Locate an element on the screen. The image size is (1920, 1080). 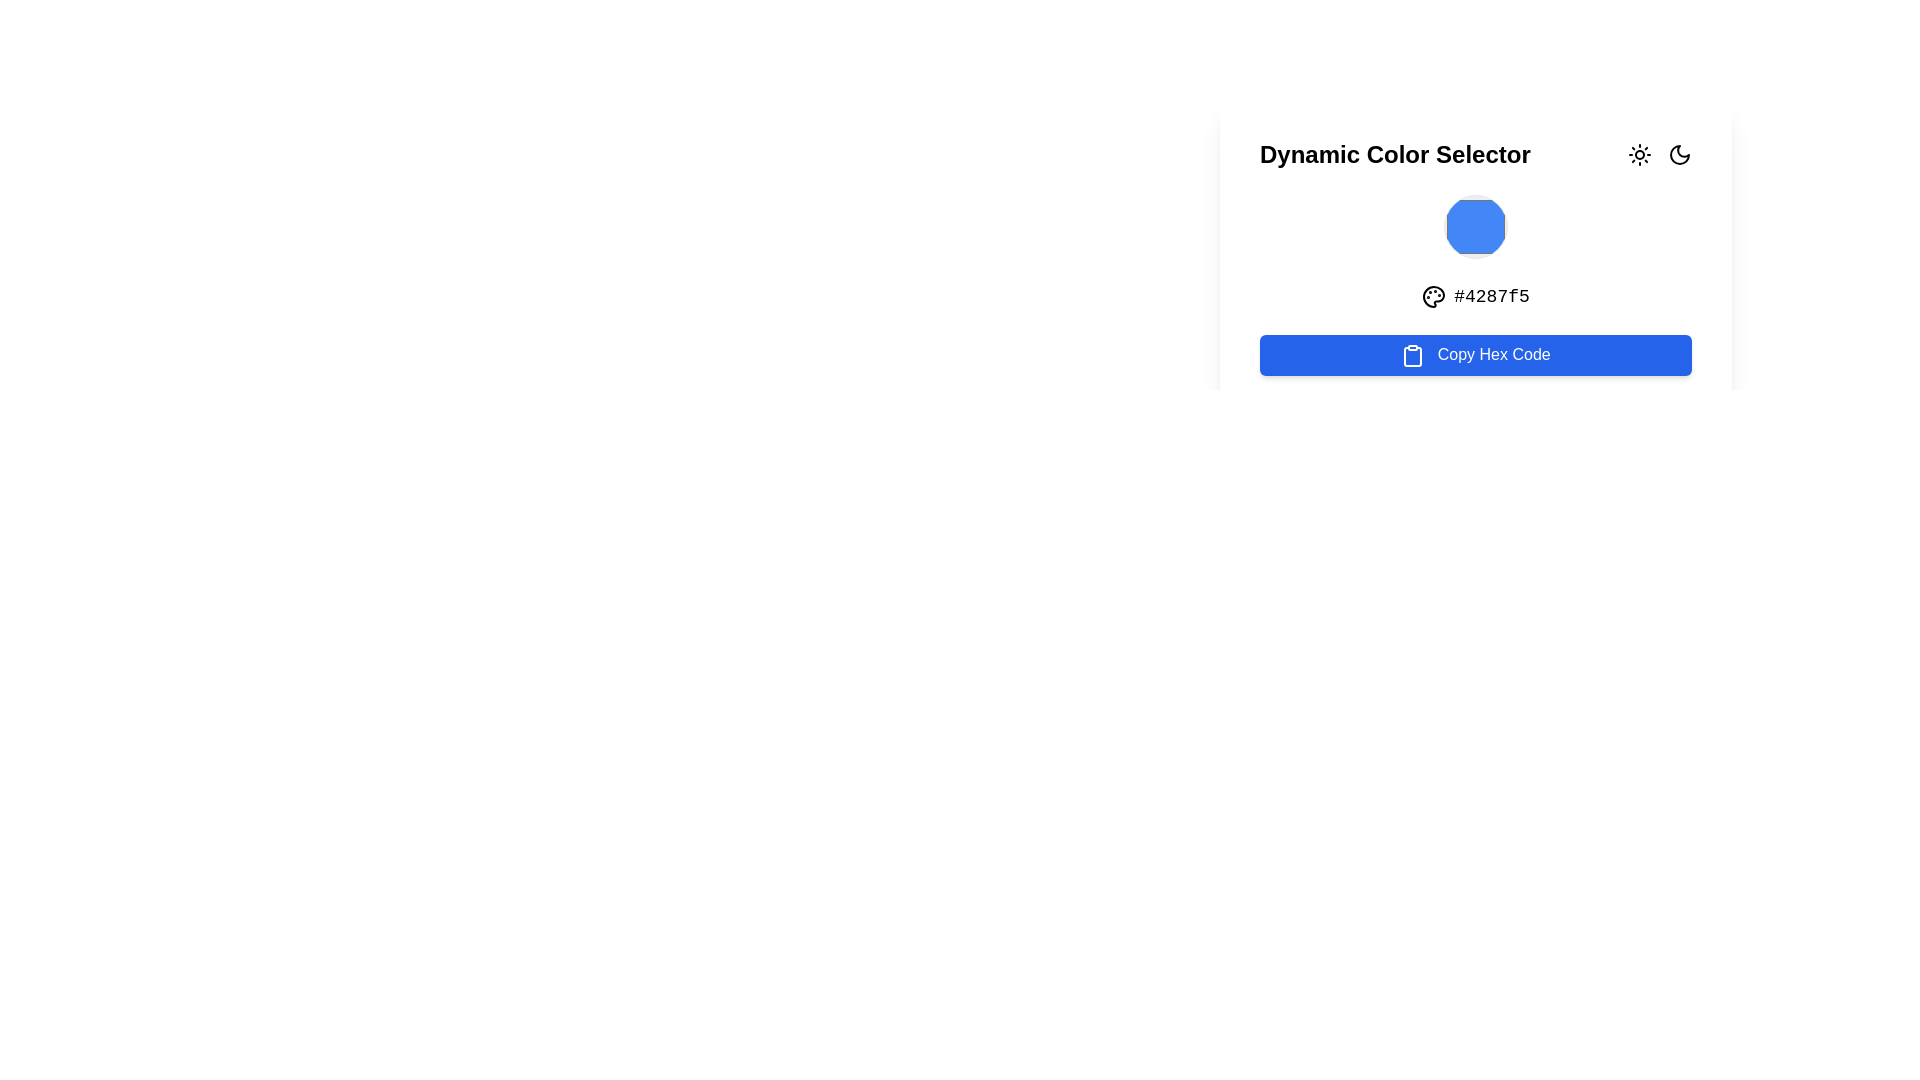
the stylized sun icon located in the first slot of a horizontal arrangement of icons is located at coordinates (1640, 153).